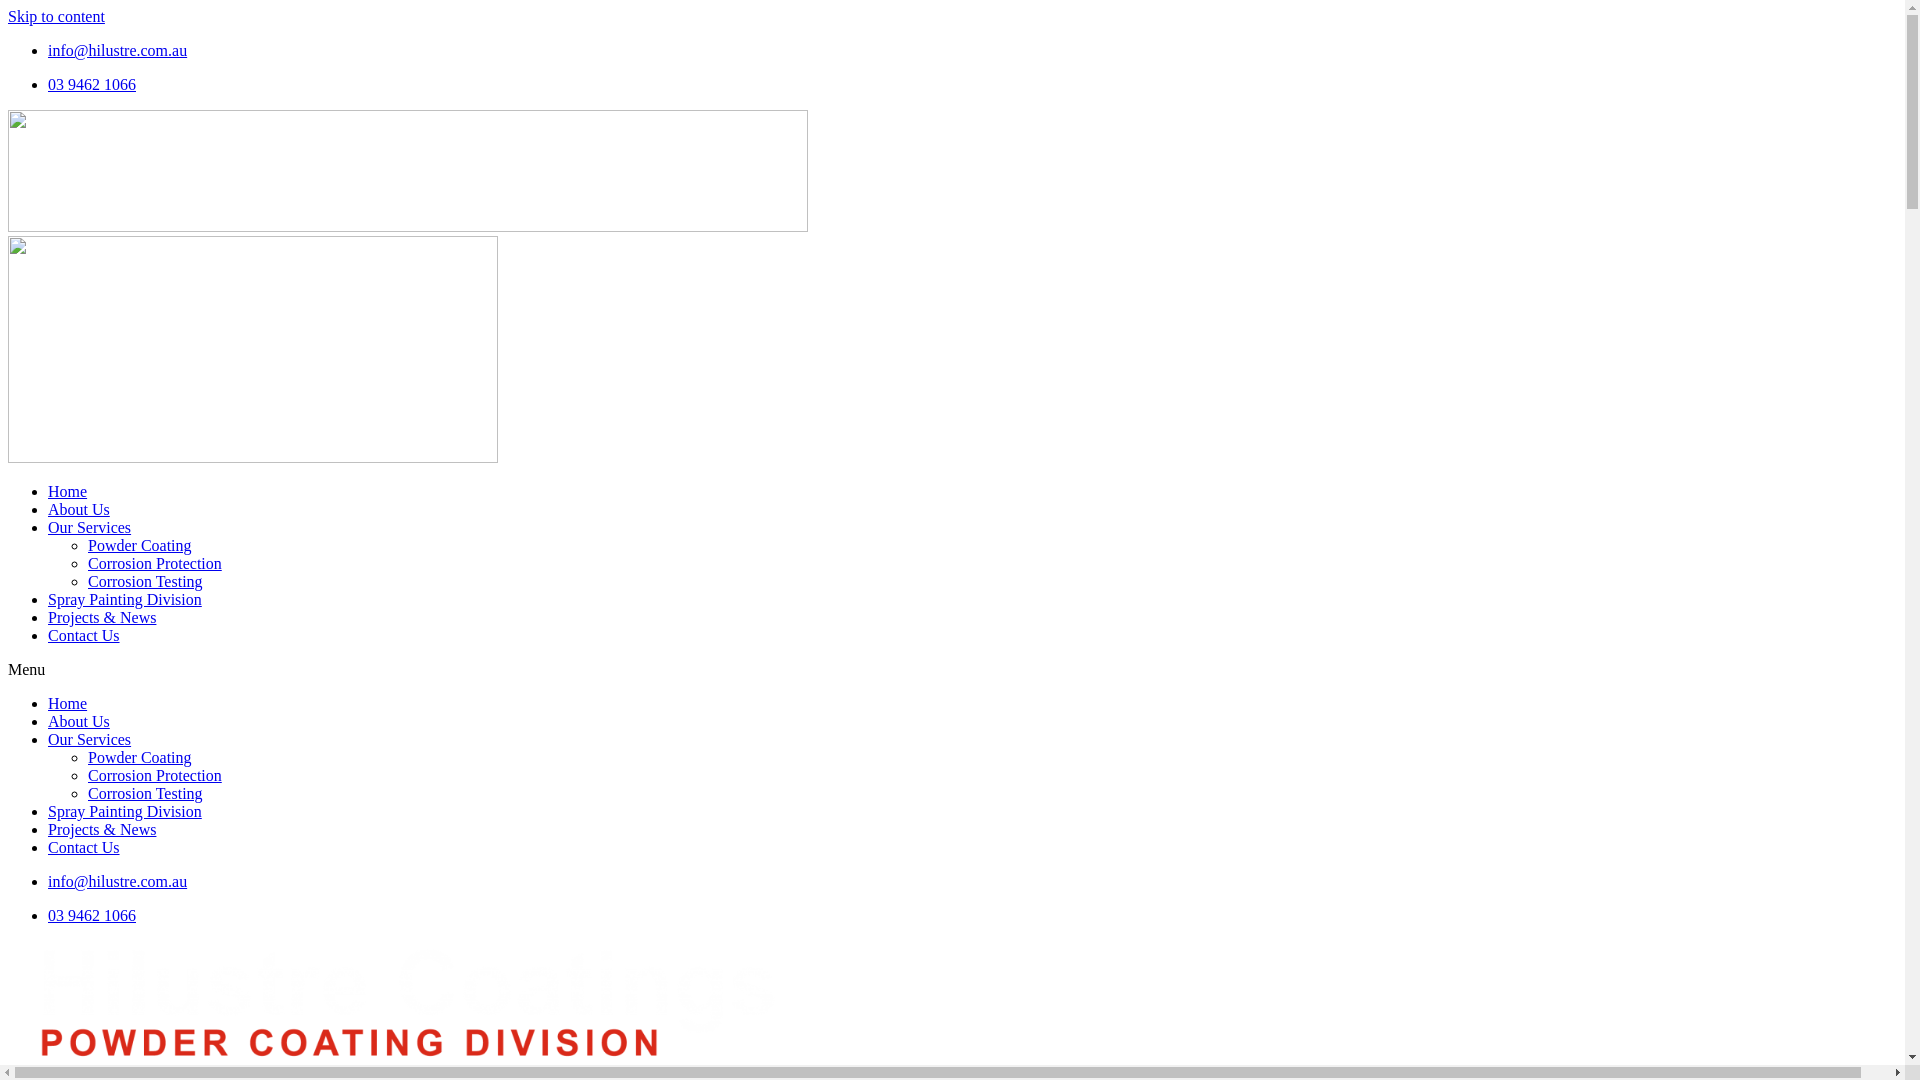 Image resolution: width=1920 pixels, height=1080 pixels. Describe the element at coordinates (48, 616) in the screenshot. I see `'Projects & News'` at that location.